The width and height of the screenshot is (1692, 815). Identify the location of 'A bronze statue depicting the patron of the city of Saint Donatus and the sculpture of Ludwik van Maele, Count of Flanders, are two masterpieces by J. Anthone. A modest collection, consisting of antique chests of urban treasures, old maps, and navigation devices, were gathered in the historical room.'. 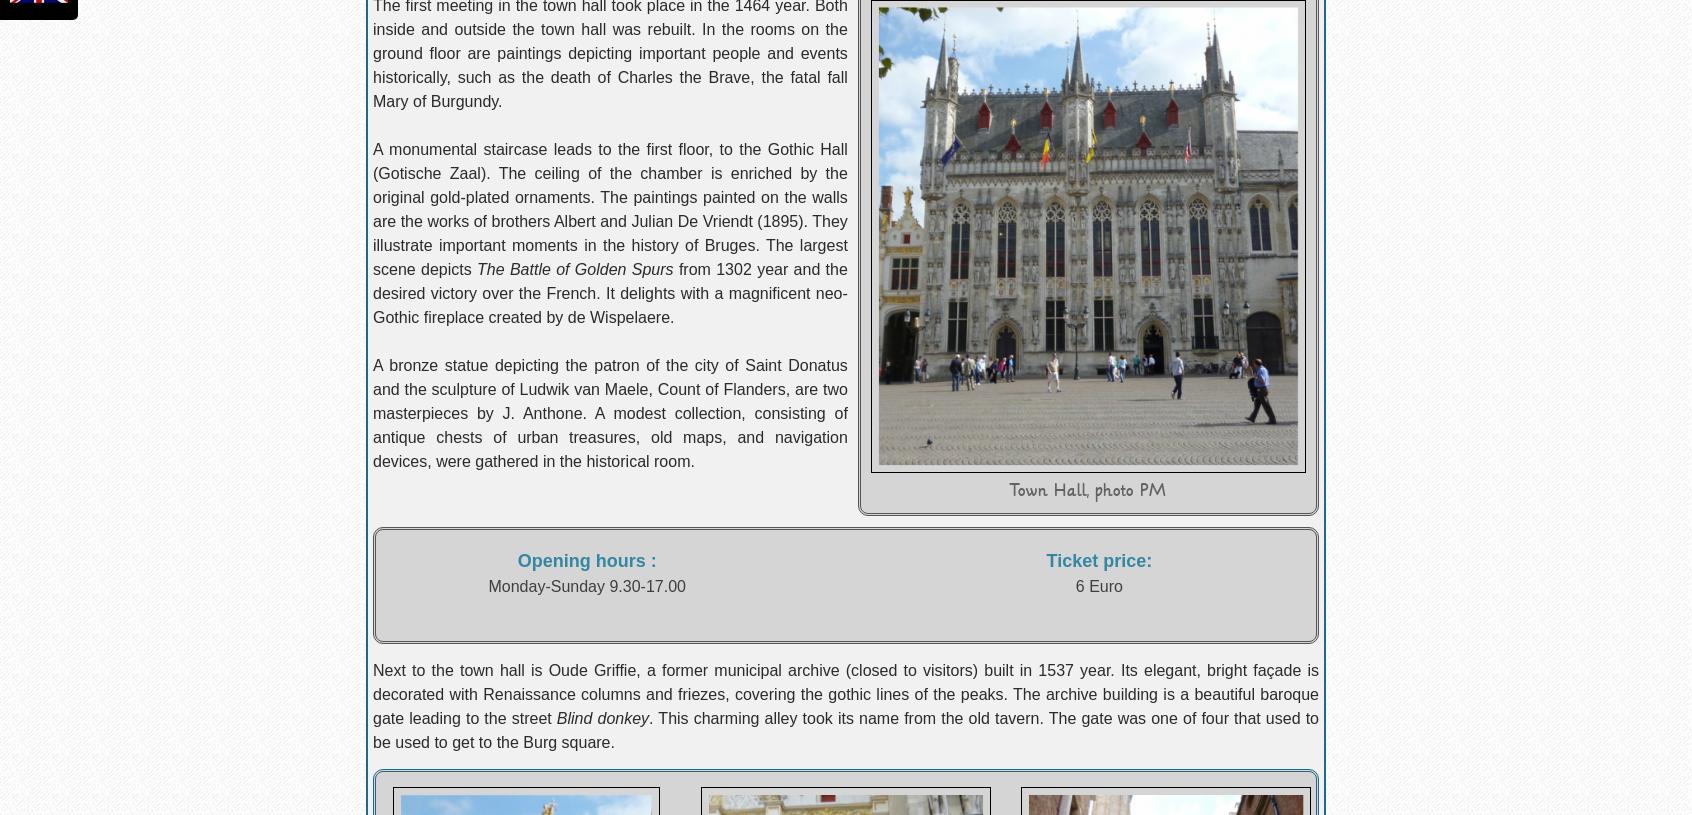
(372, 413).